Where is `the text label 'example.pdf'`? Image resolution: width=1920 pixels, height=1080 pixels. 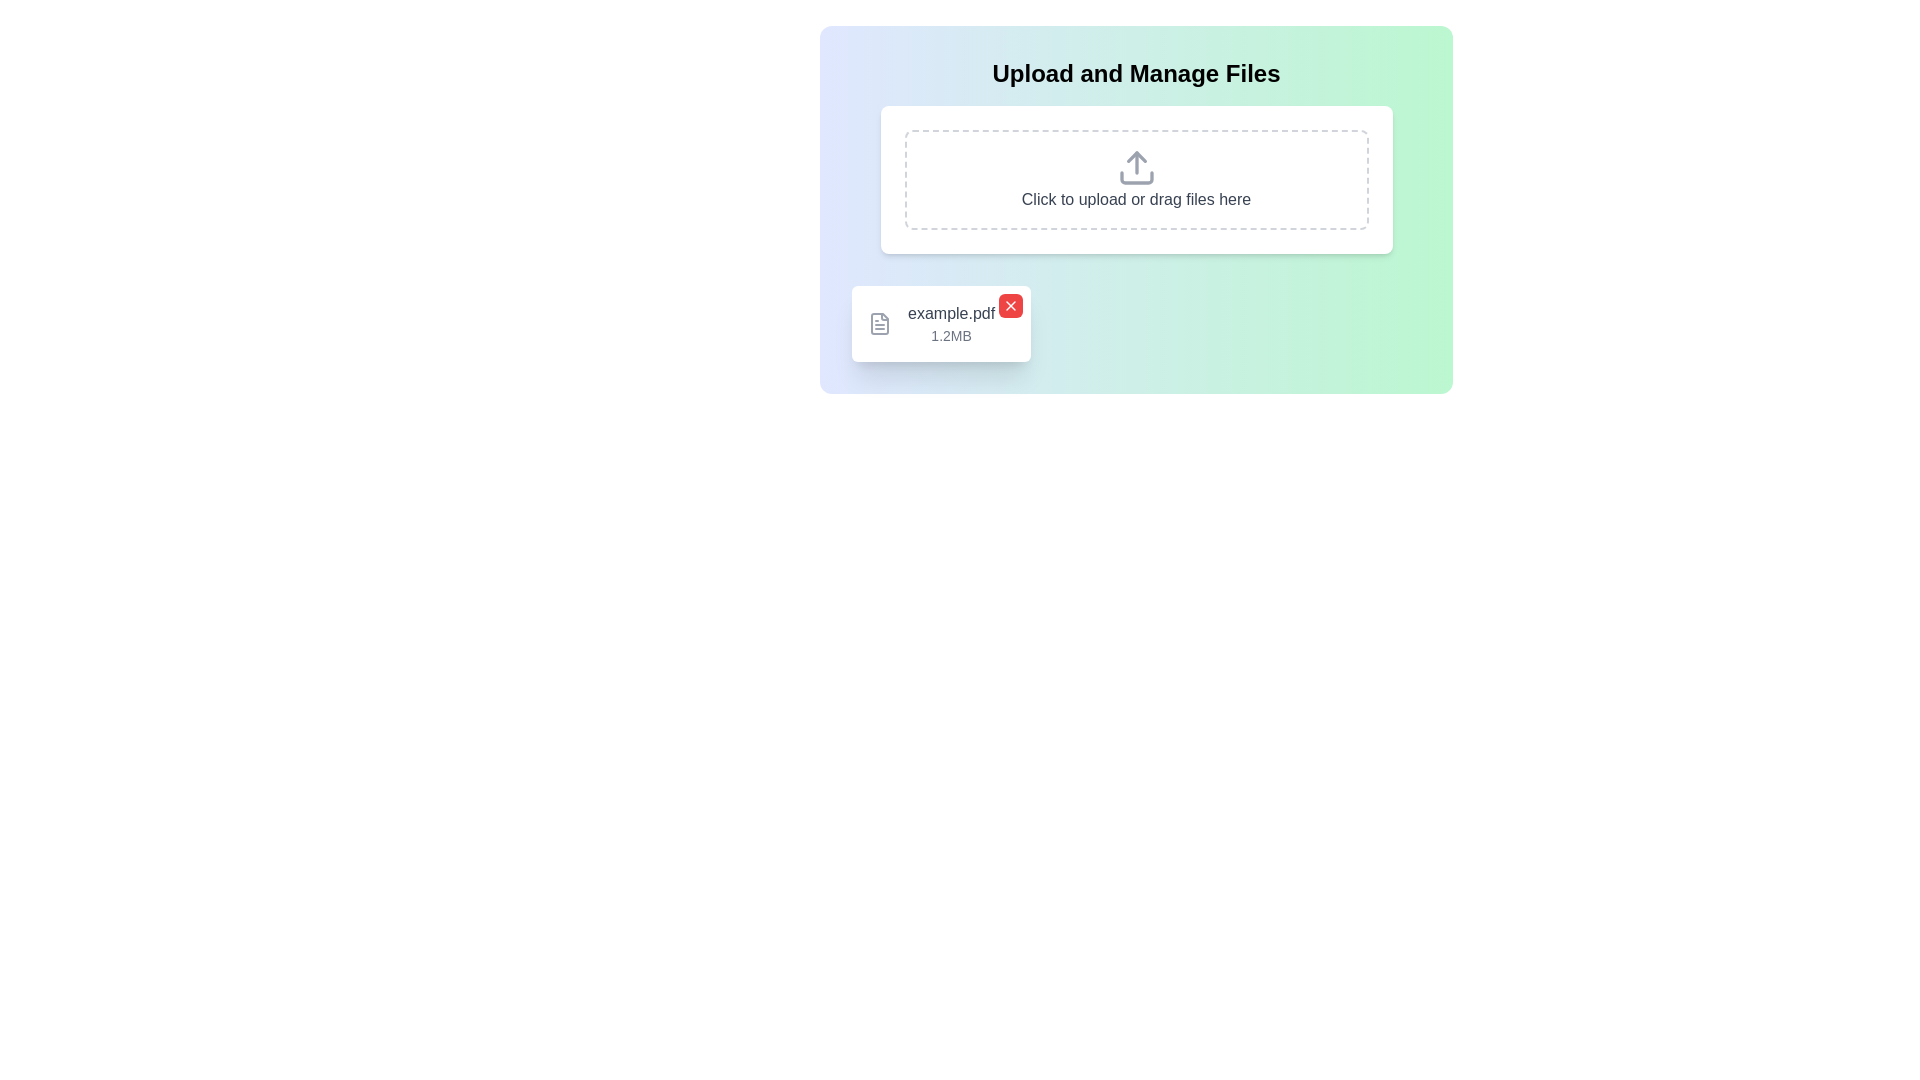 the text label 'example.pdf' is located at coordinates (950, 313).